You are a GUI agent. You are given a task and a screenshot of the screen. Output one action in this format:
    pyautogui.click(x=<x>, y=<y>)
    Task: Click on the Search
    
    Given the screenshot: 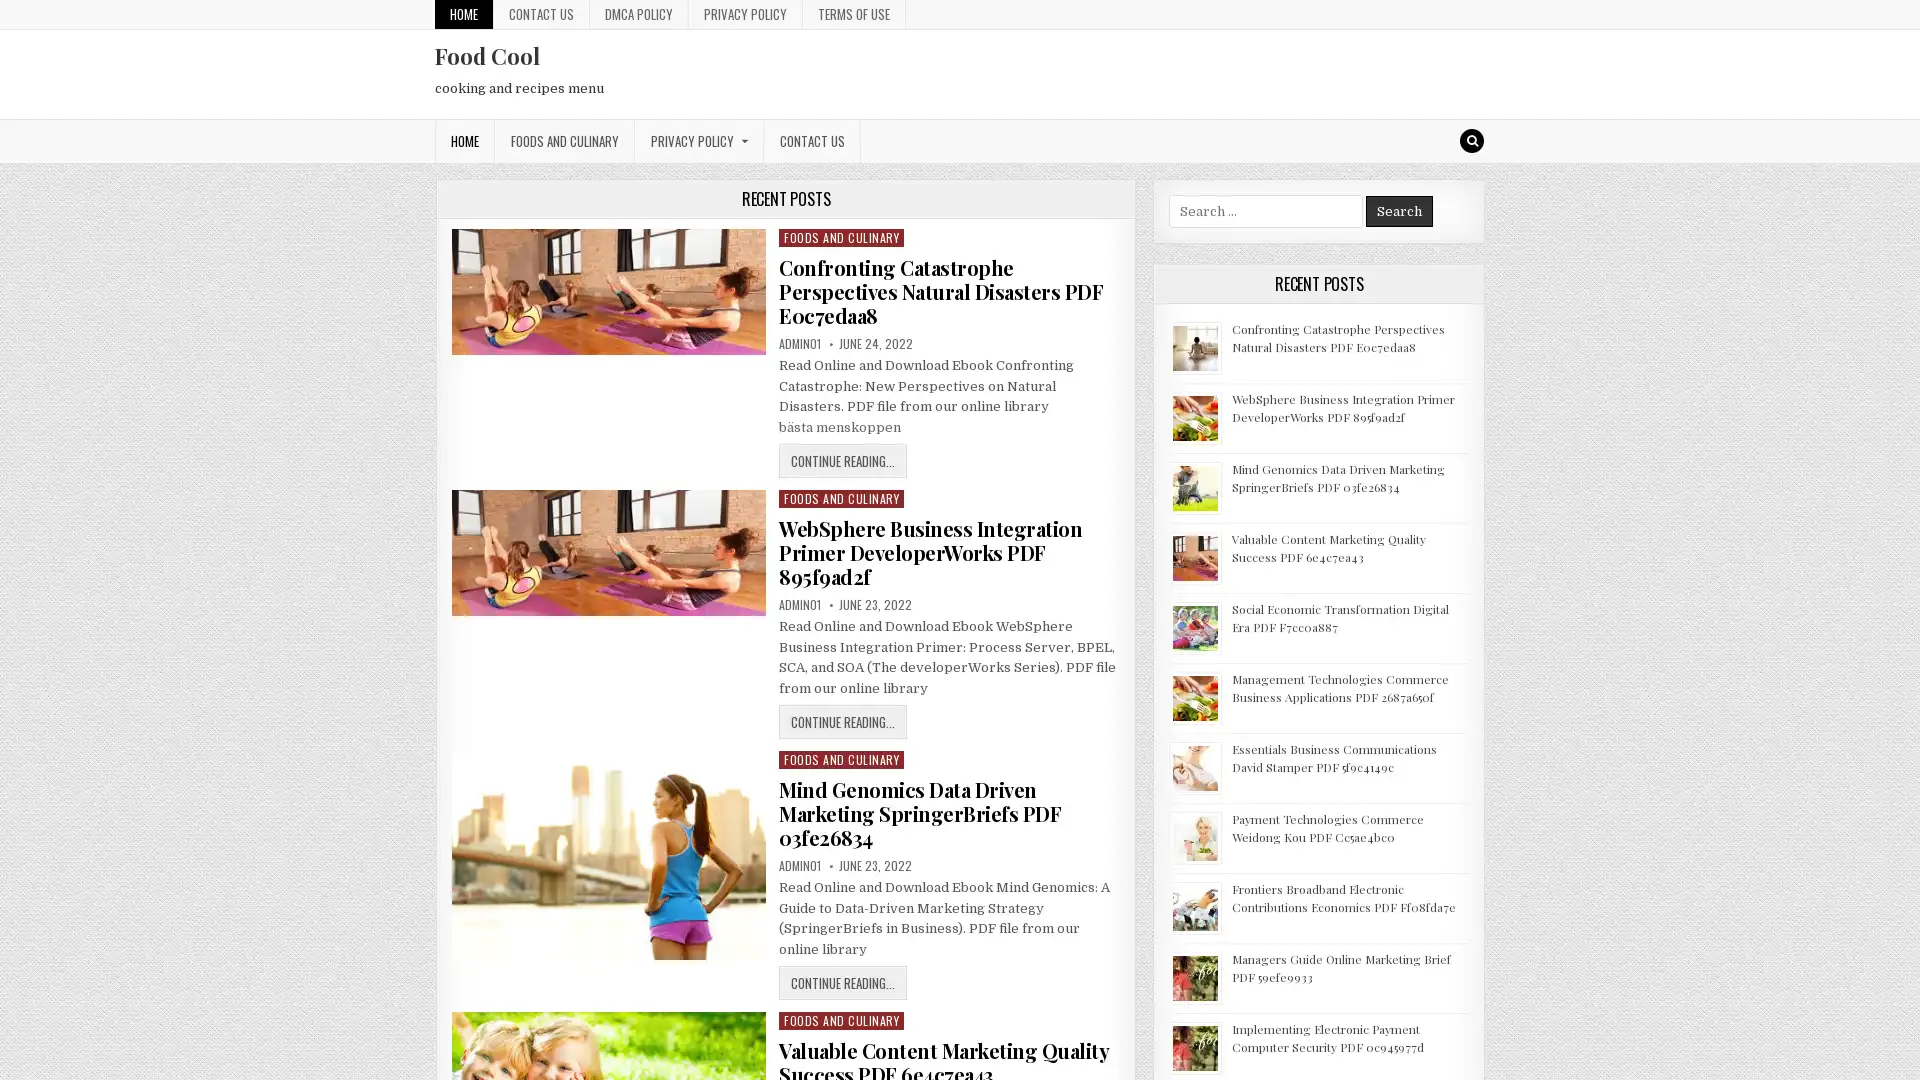 What is the action you would take?
    pyautogui.click(x=1398, y=211)
    